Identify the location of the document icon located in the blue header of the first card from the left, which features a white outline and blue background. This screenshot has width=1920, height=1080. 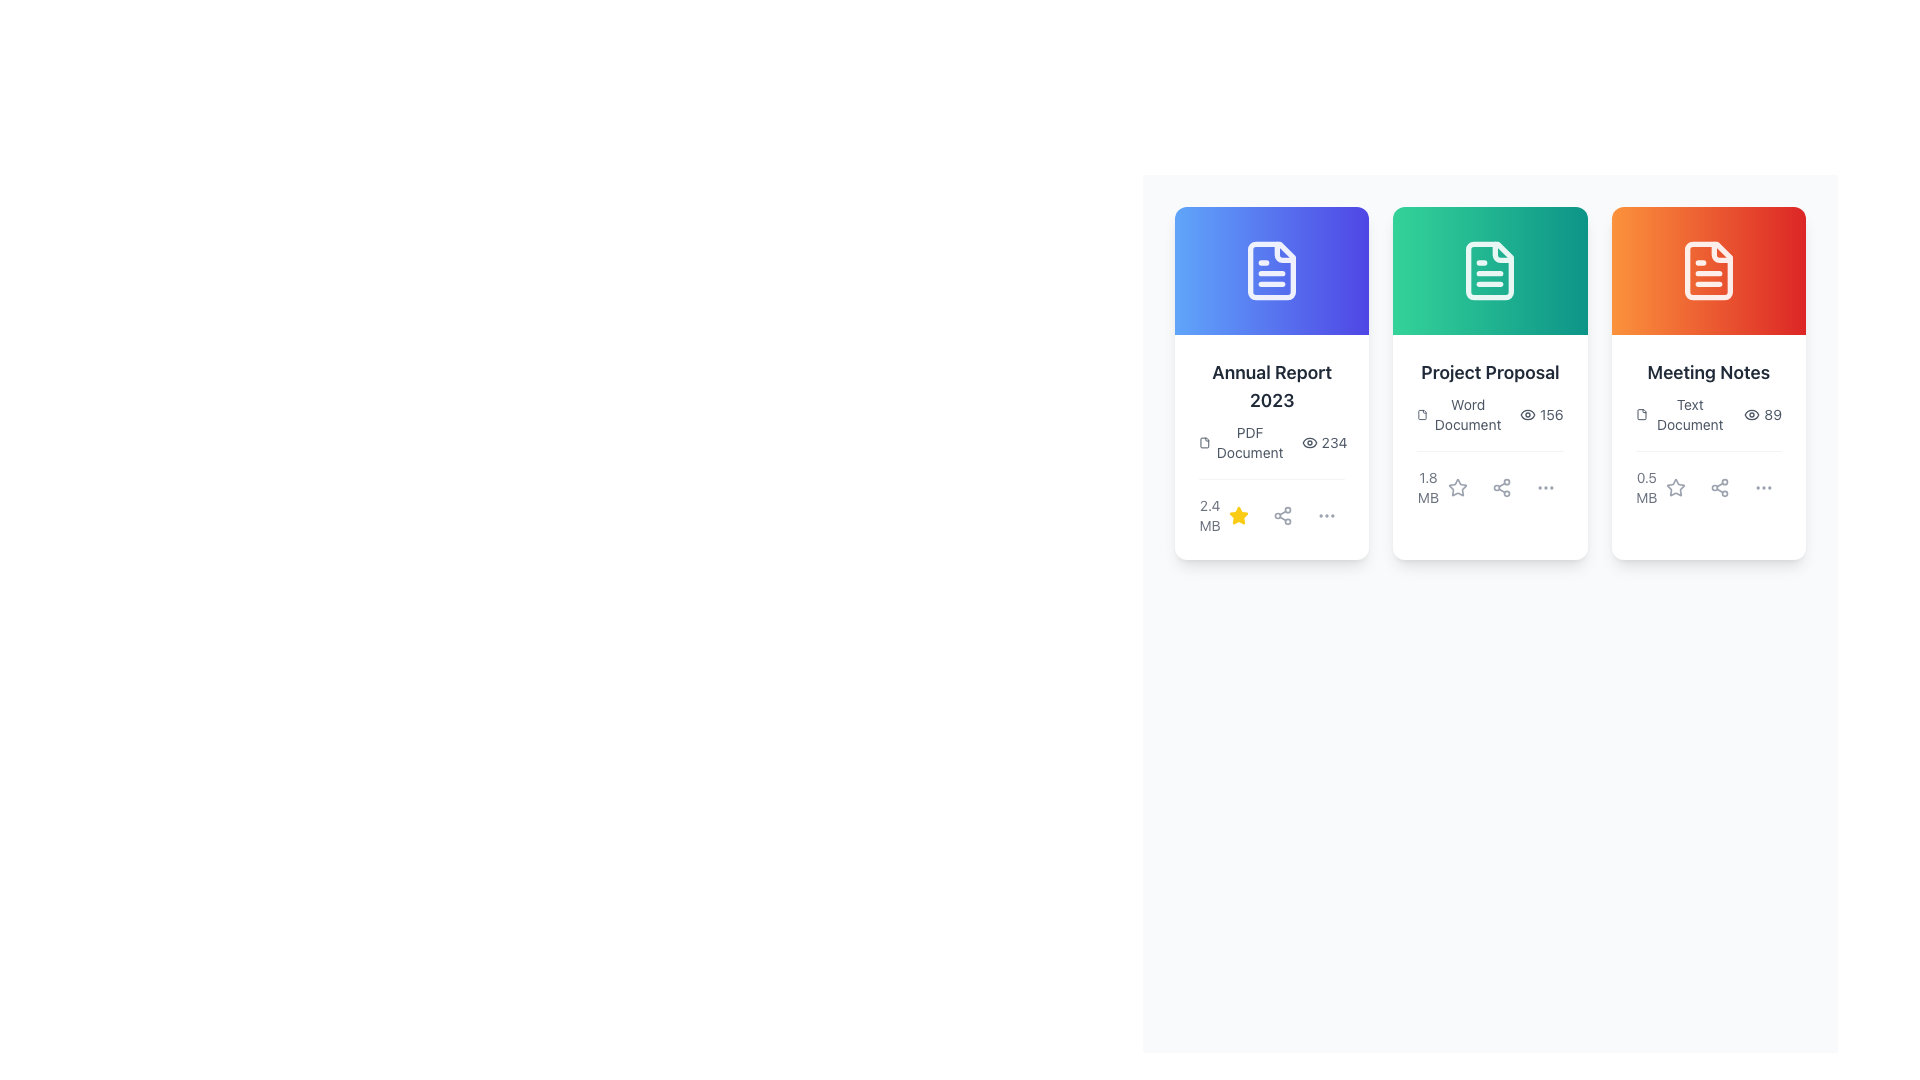
(1271, 270).